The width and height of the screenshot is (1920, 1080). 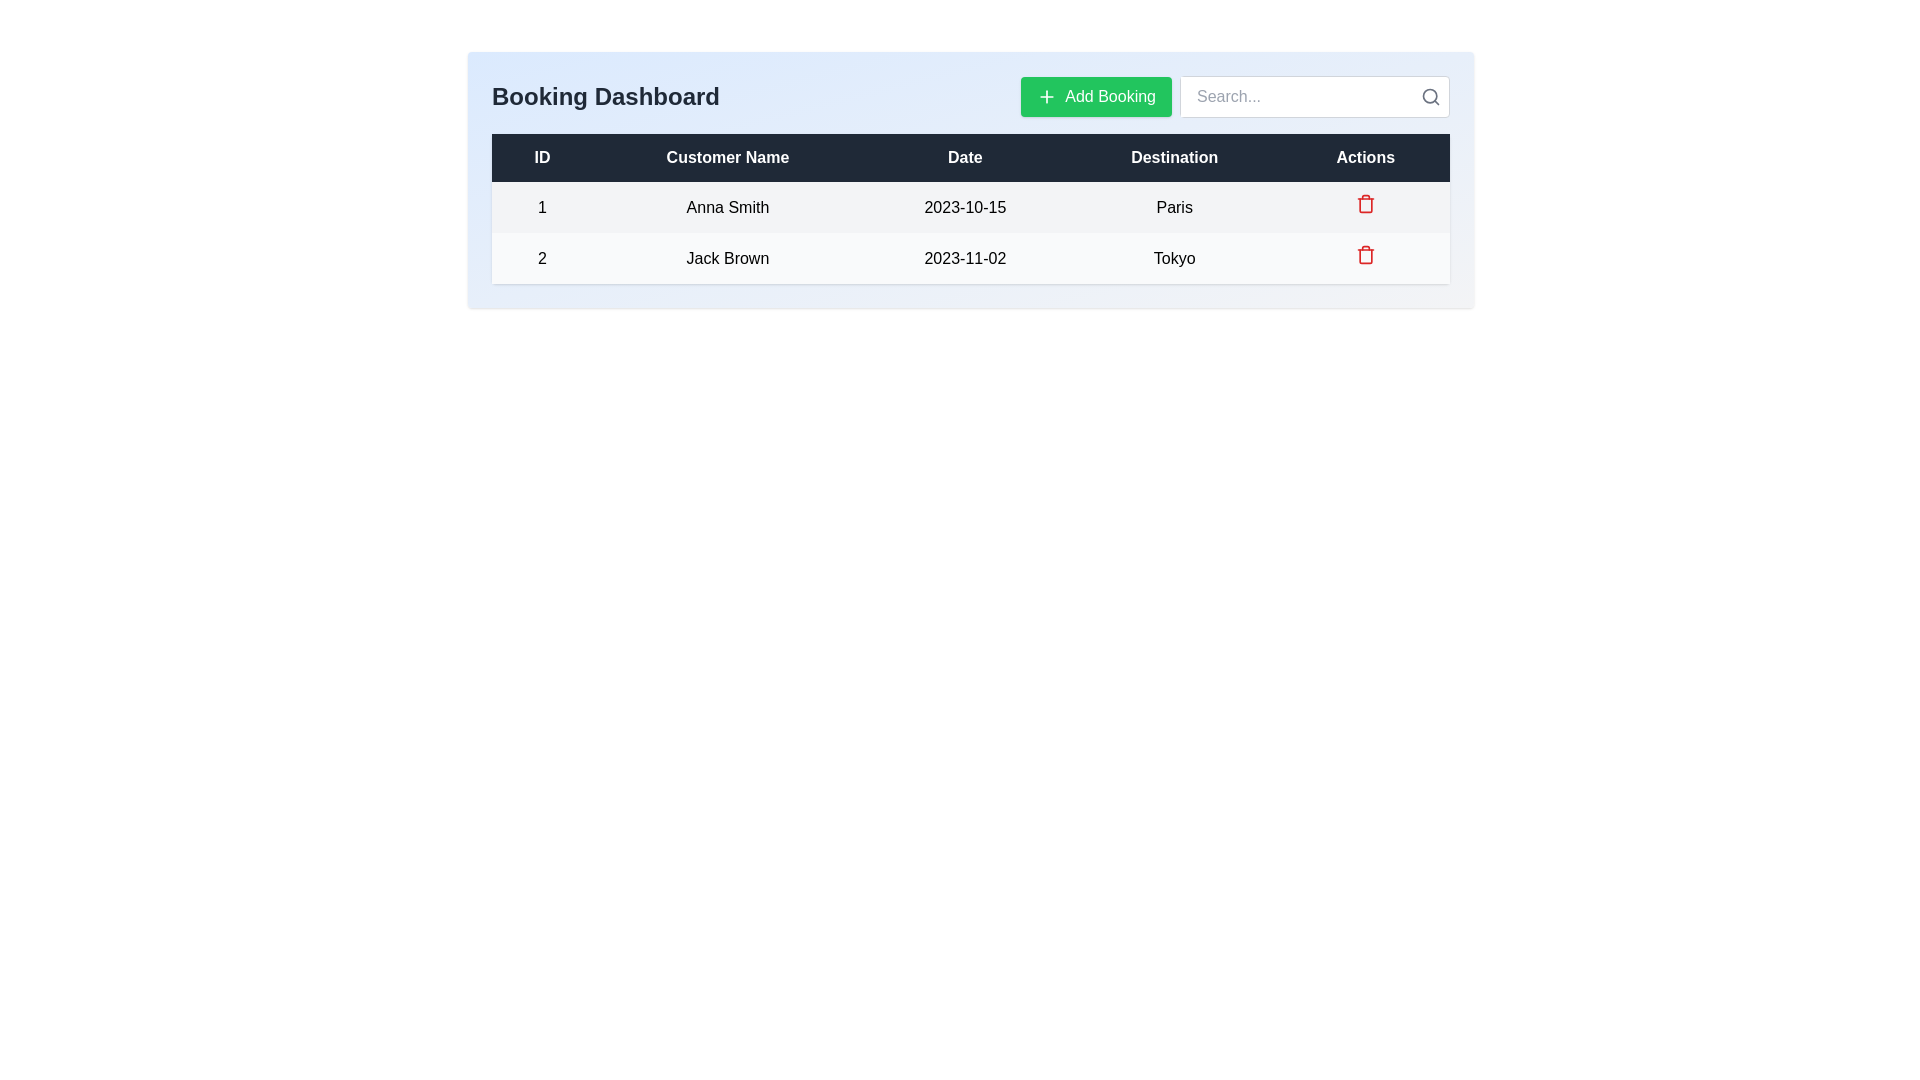 I want to click on the search icon, which is a modern, simplistic magnifying glass styled SVG graphic located at the right end of the search bar component, so click(x=1429, y=96).